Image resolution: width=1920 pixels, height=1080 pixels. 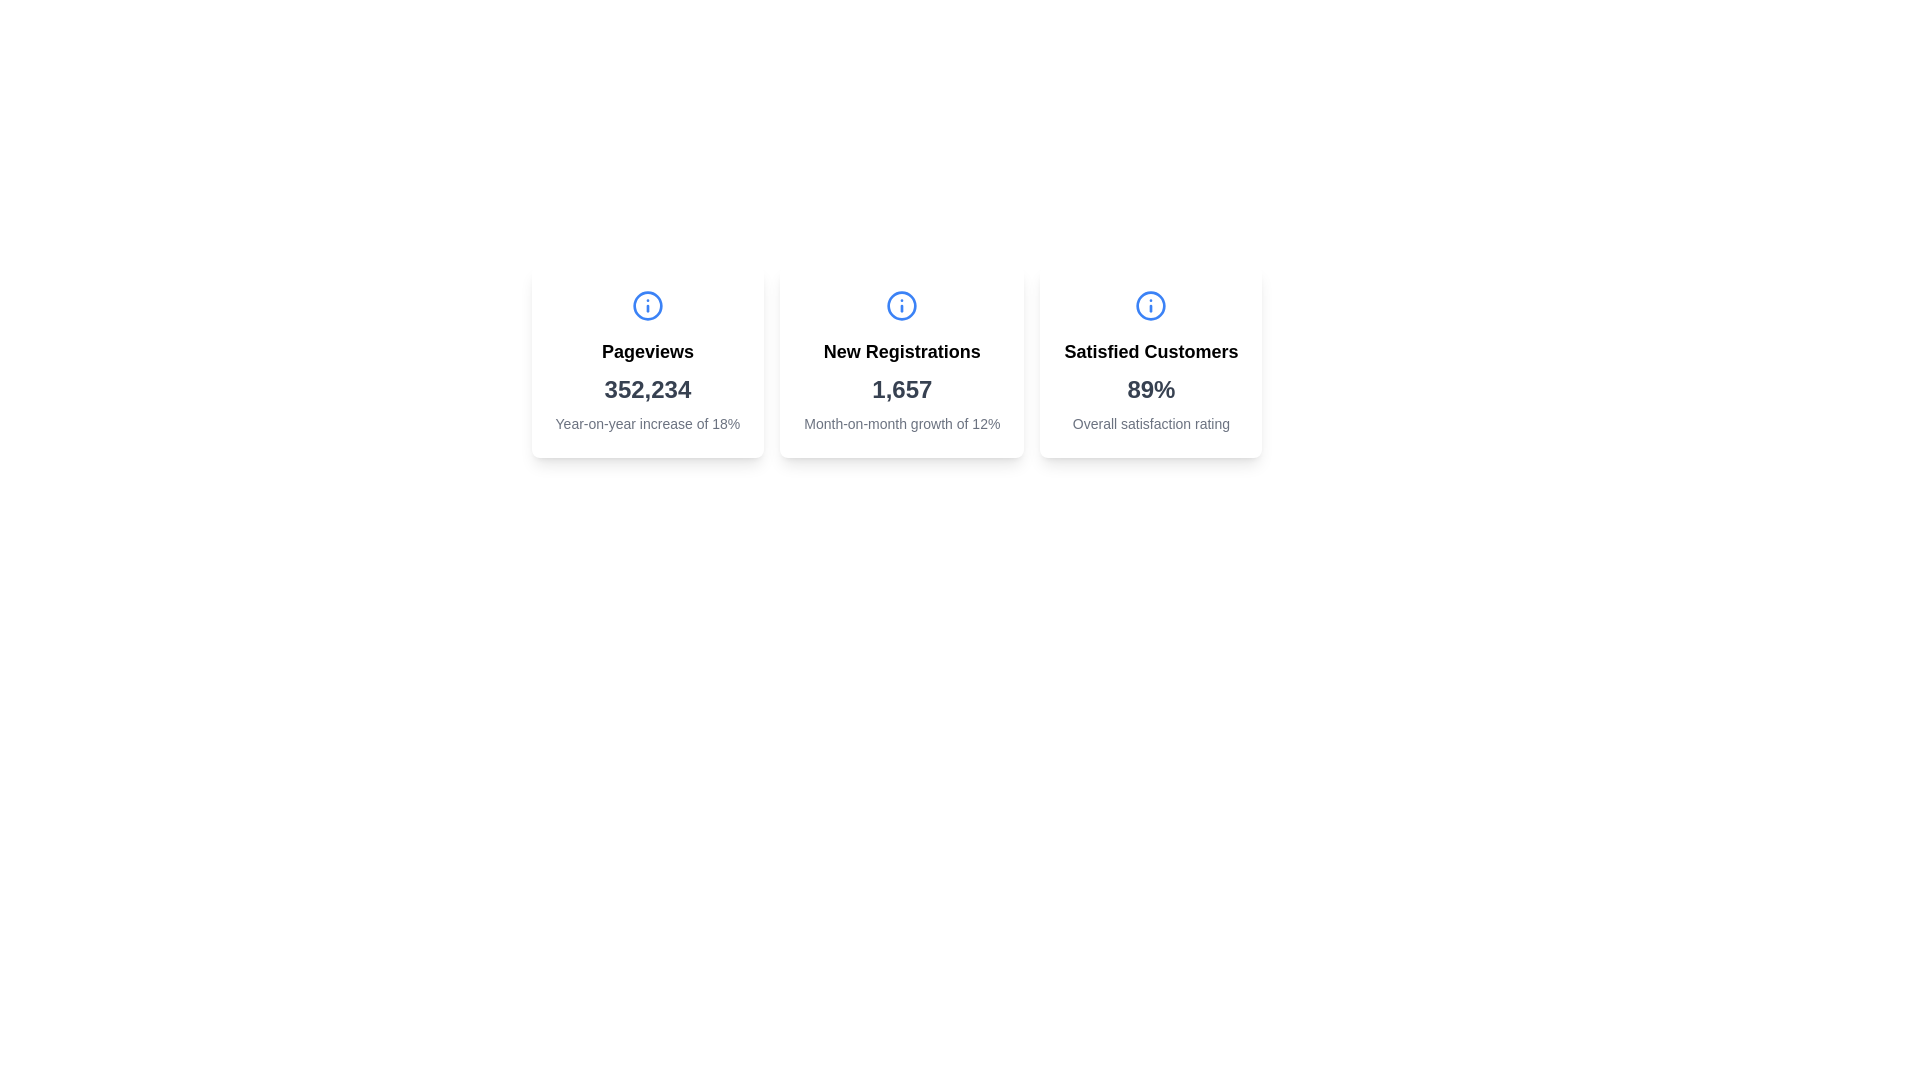 What do you see at coordinates (1151, 362) in the screenshot?
I see `the Informational Card that displays 'Satisfied Customers' with a percentage of '89%' and a description of 'Overall satisfaction rating', located at the far-right of three horizontally aligned cards` at bounding box center [1151, 362].